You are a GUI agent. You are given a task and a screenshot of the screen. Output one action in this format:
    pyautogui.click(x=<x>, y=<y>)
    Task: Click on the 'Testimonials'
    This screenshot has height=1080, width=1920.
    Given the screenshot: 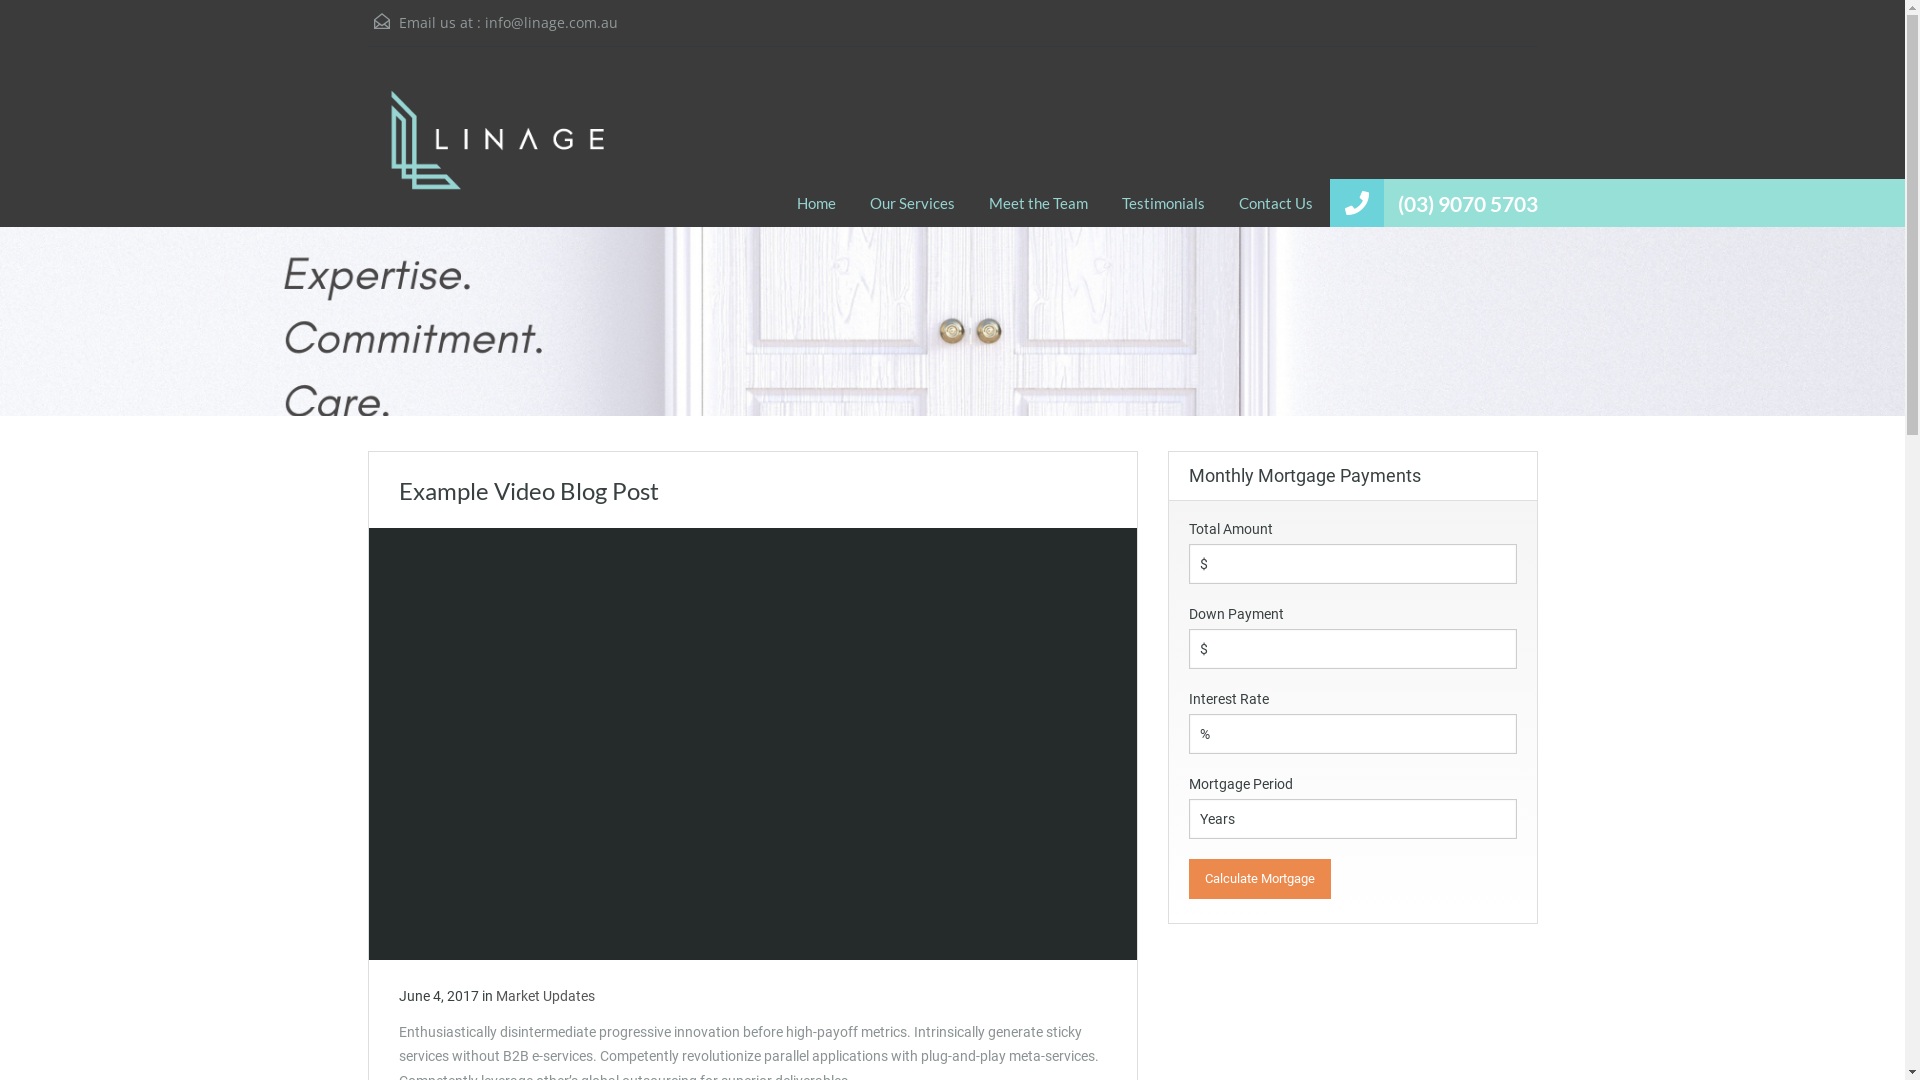 What is the action you would take?
    pyautogui.click(x=1162, y=203)
    